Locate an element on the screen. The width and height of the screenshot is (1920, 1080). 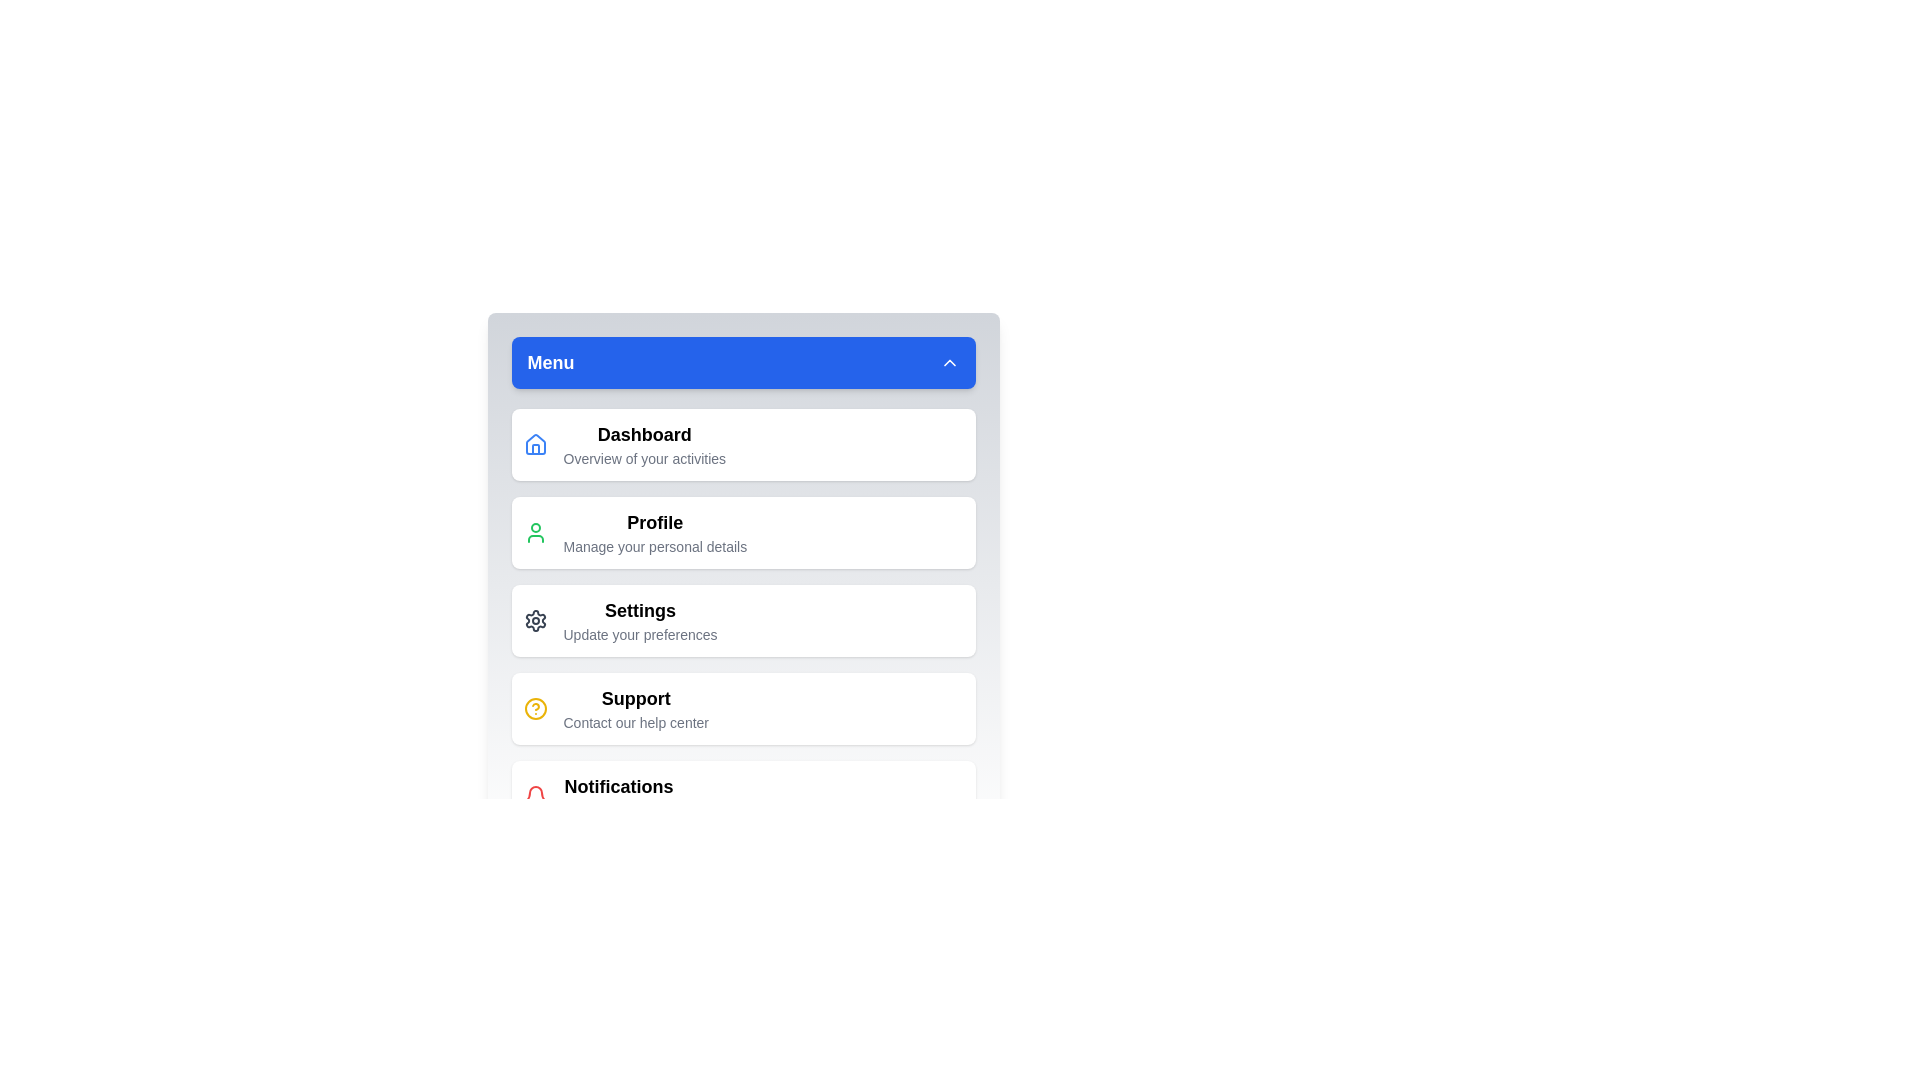
the third menu item in the vertical list that provides access to settings or preferences options in the application is located at coordinates (742, 620).